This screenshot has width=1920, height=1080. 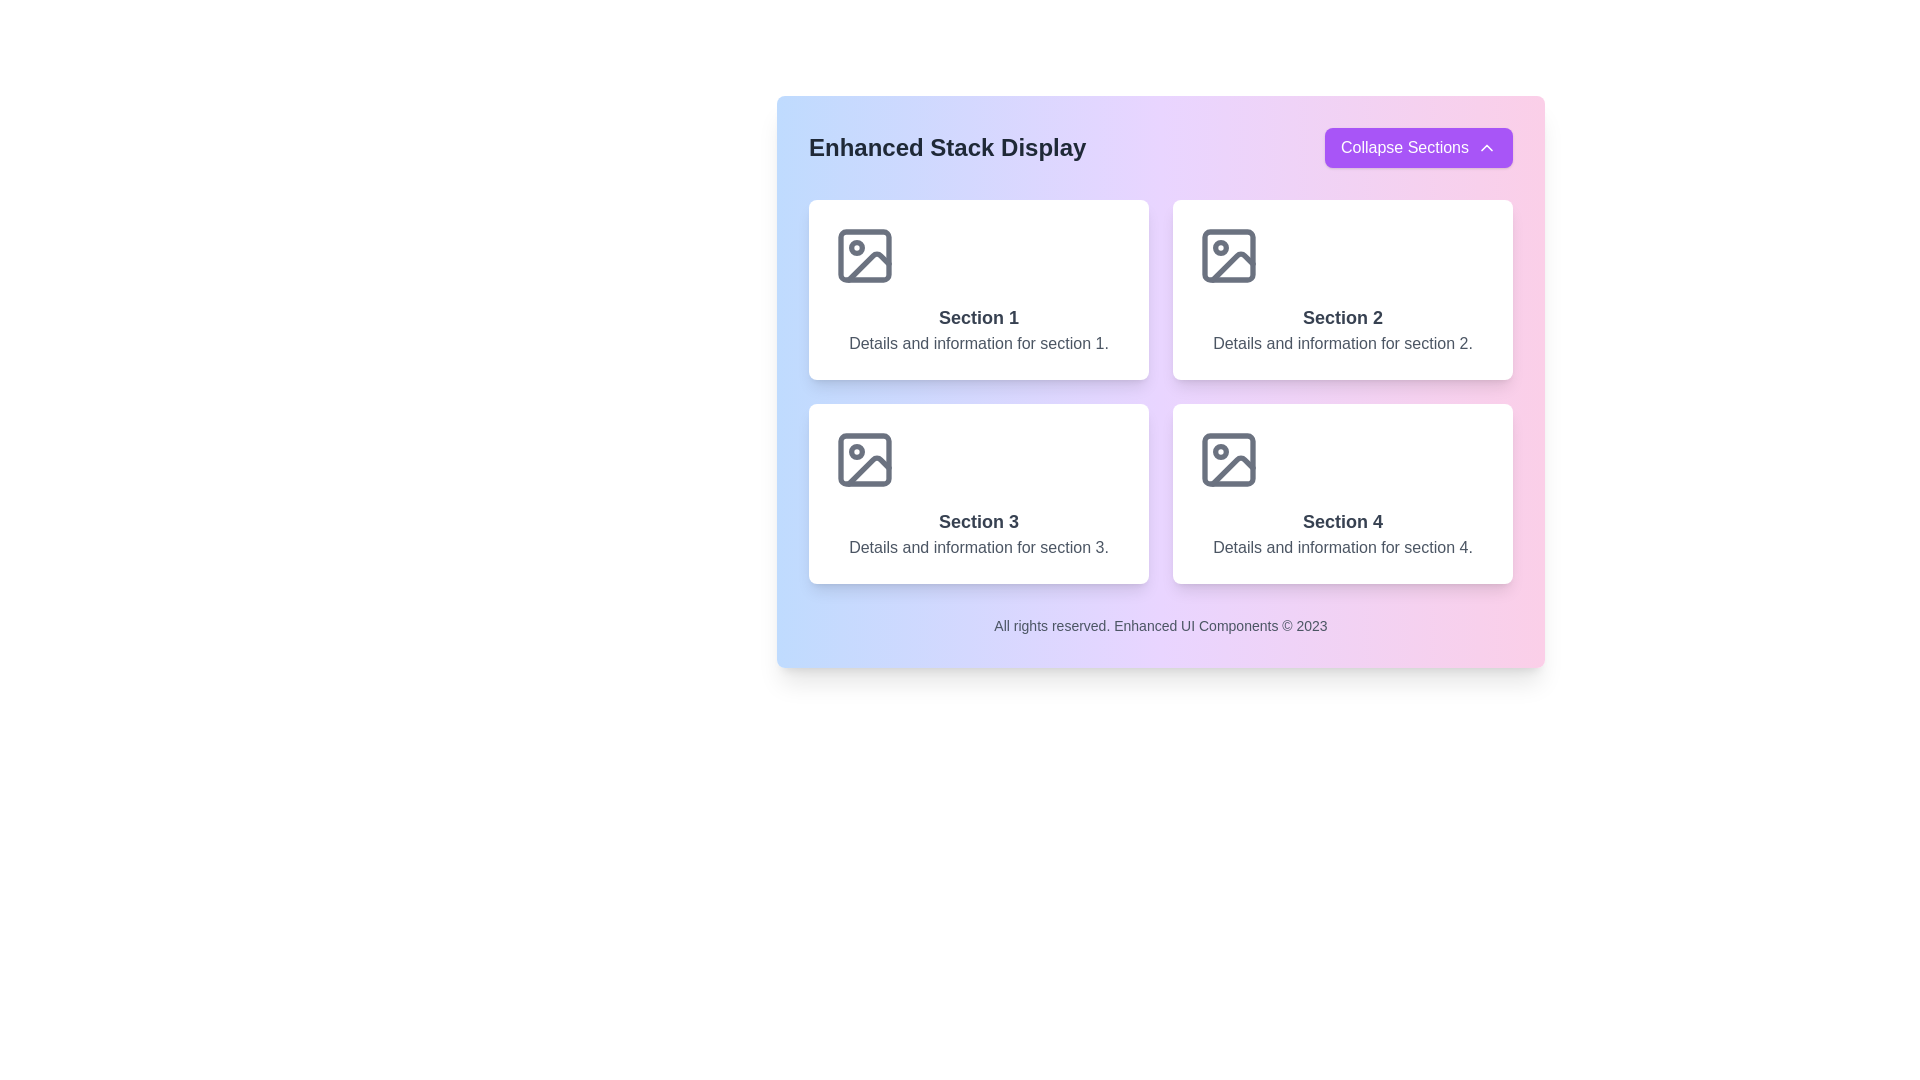 I want to click on the image icon styled with a modern, minimalistic design located in the top-right of the card labeled 'Section 2', so click(x=1227, y=254).